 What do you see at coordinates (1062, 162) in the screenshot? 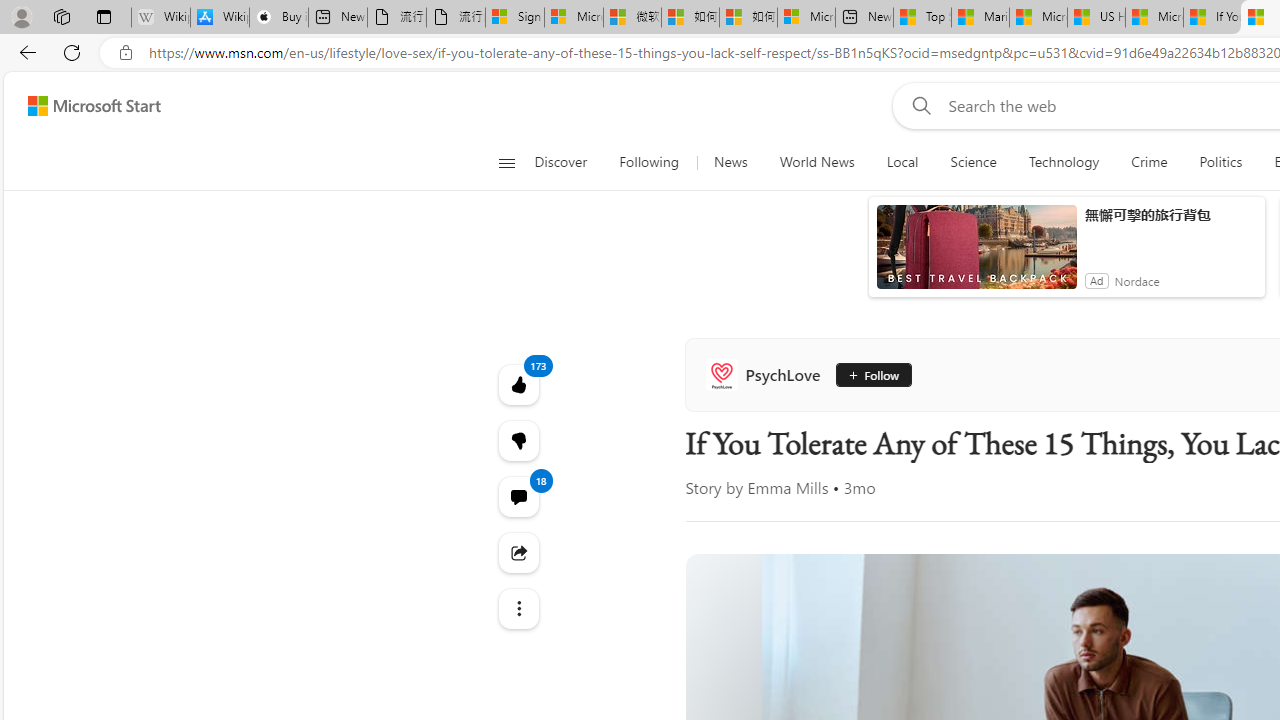
I see `'Technology'` at bounding box center [1062, 162].